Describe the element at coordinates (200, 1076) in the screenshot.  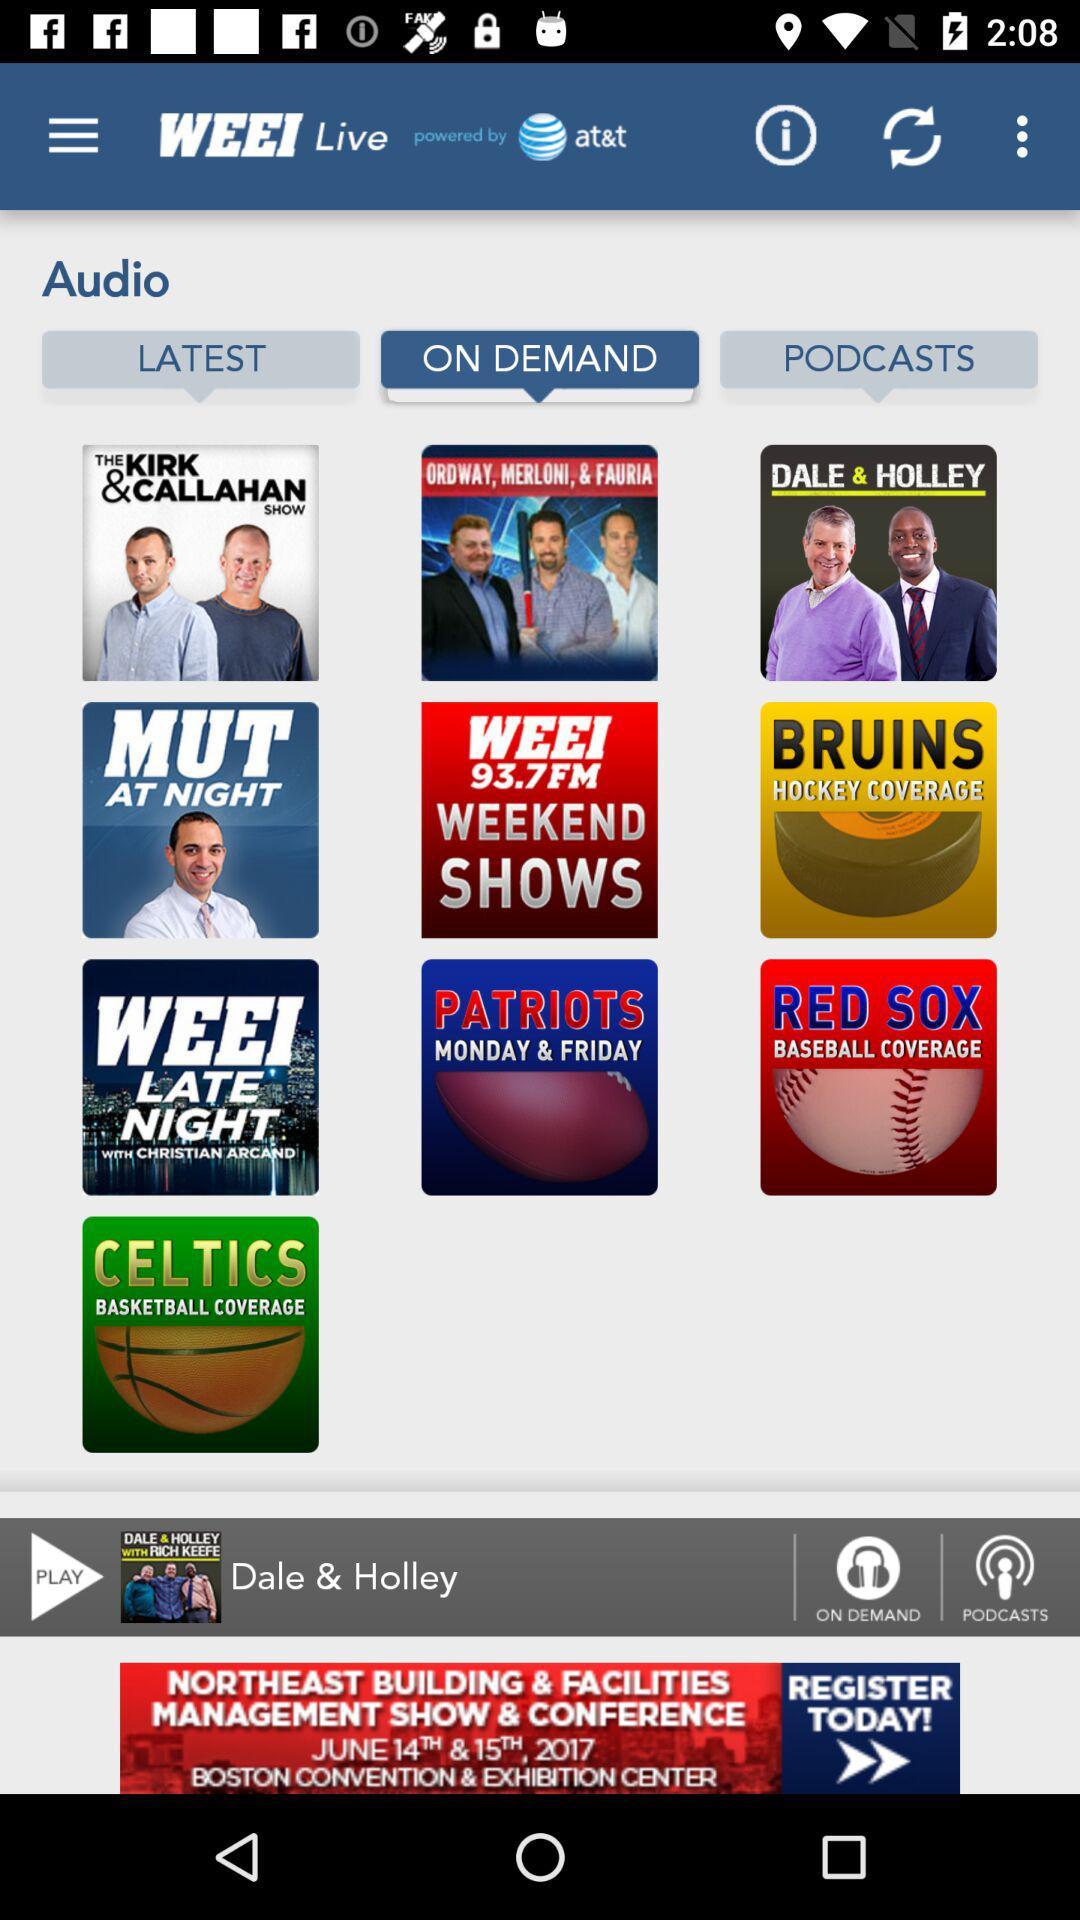
I see `the first image in the third row` at that location.